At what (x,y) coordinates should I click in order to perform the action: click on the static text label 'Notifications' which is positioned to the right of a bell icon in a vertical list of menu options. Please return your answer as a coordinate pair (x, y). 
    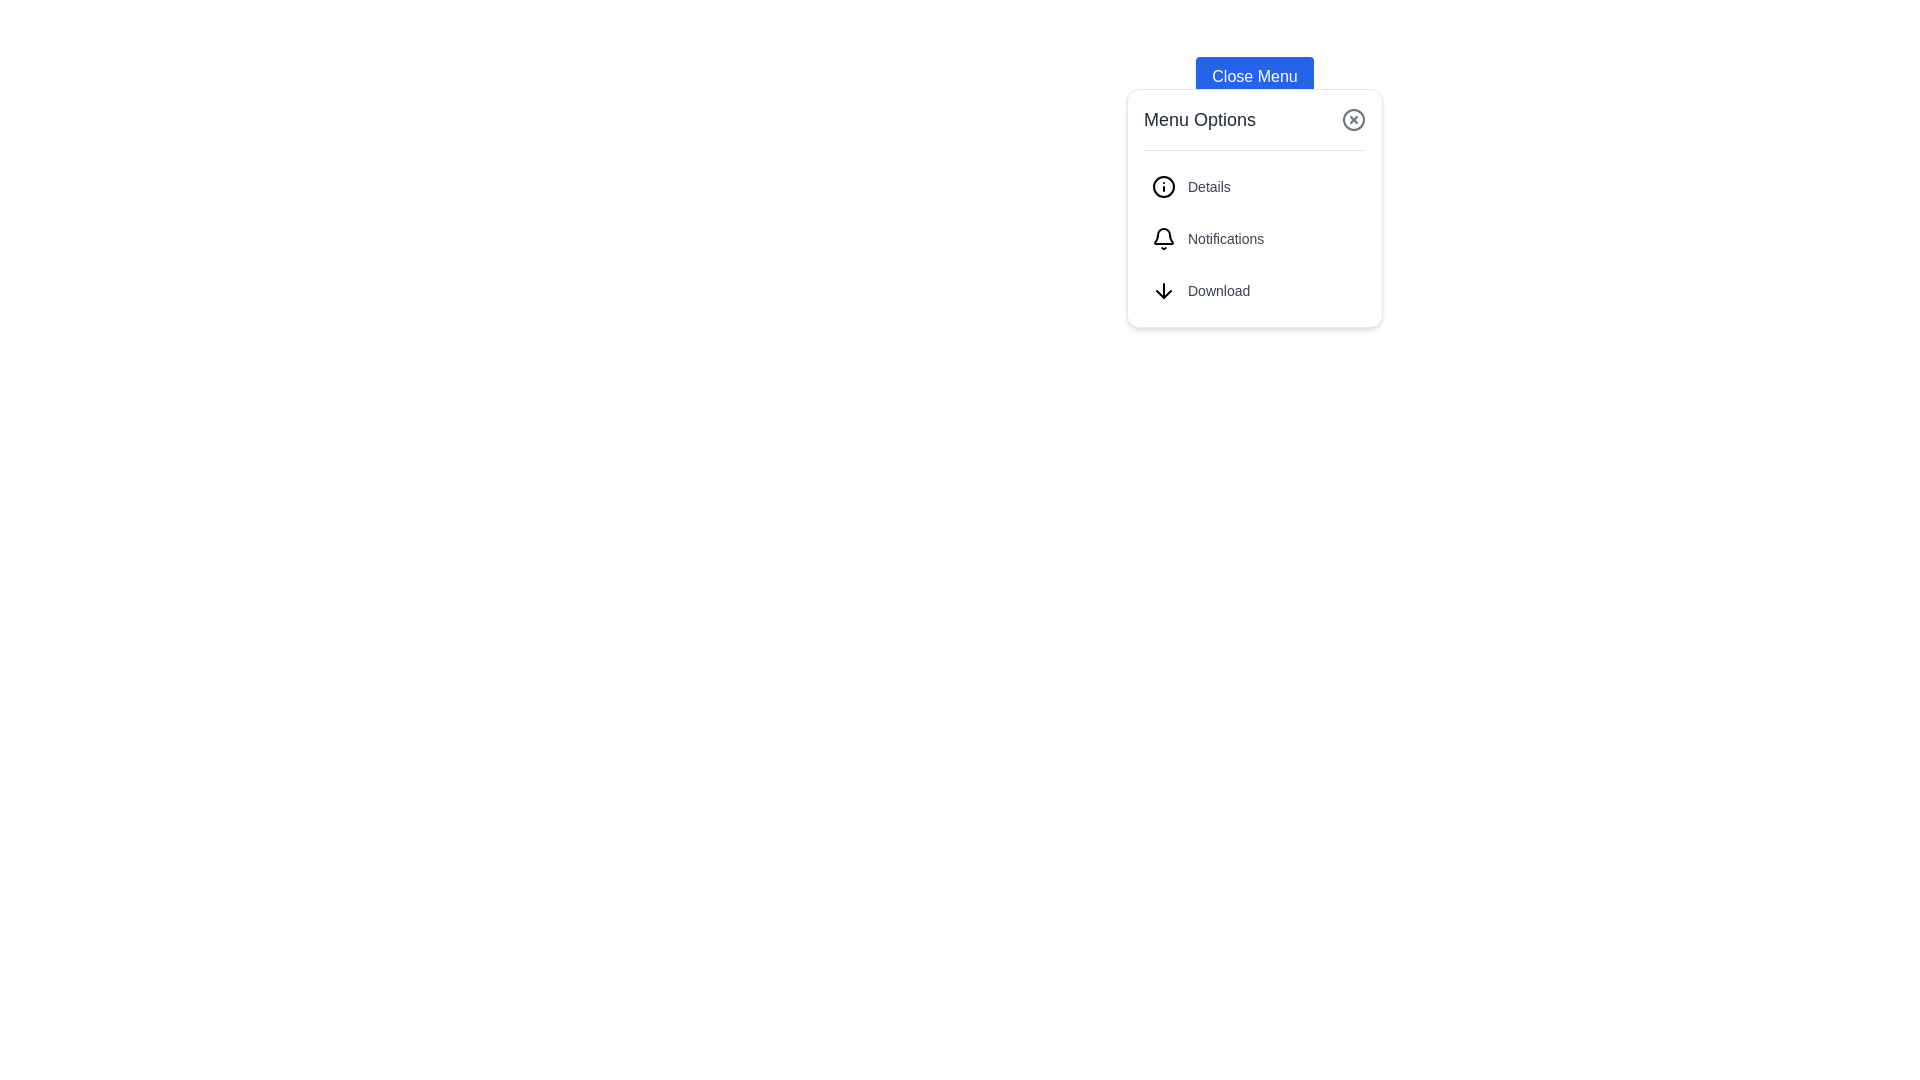
    Looking at the image, I should click on (1225, 238).